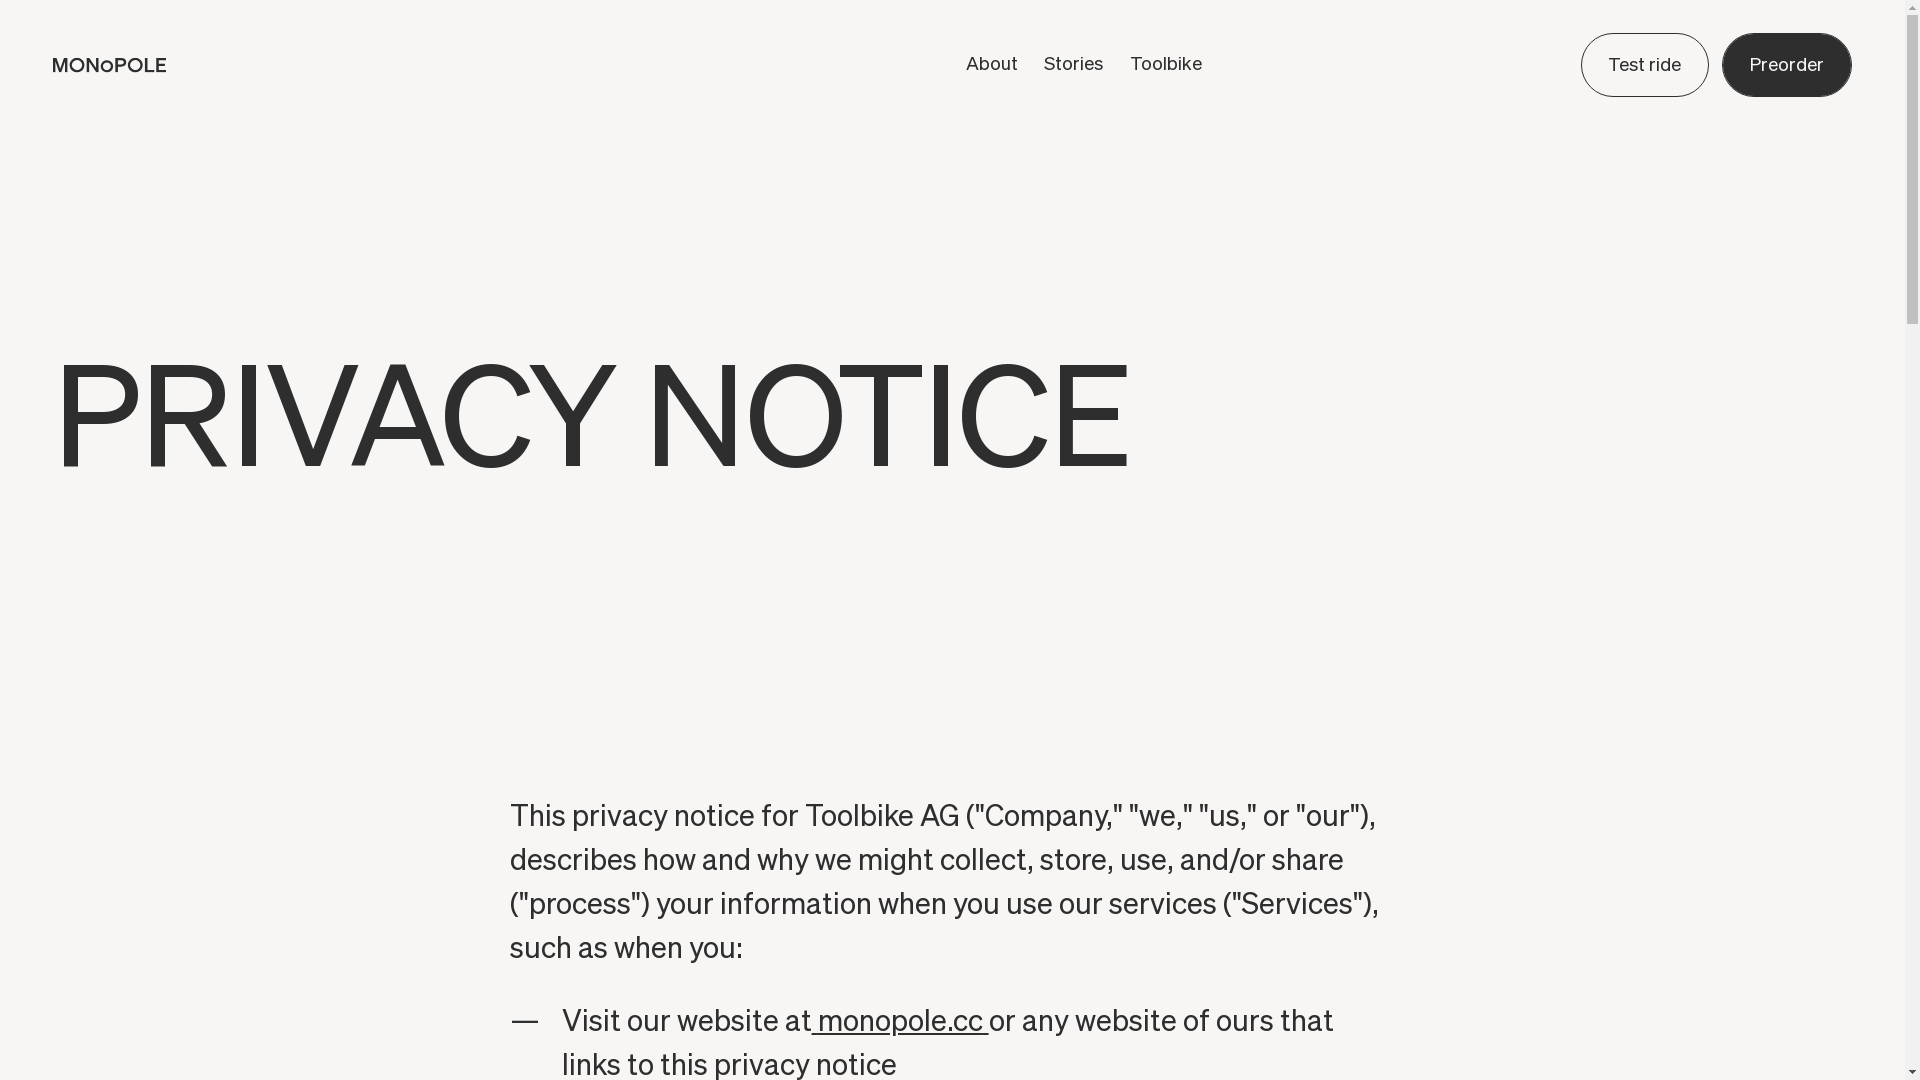 The width and height of the screenshot is (1920, 1080). Describe the element at coordinates (1072, 63) in the screenshot. I see `'Stories'` at that location.